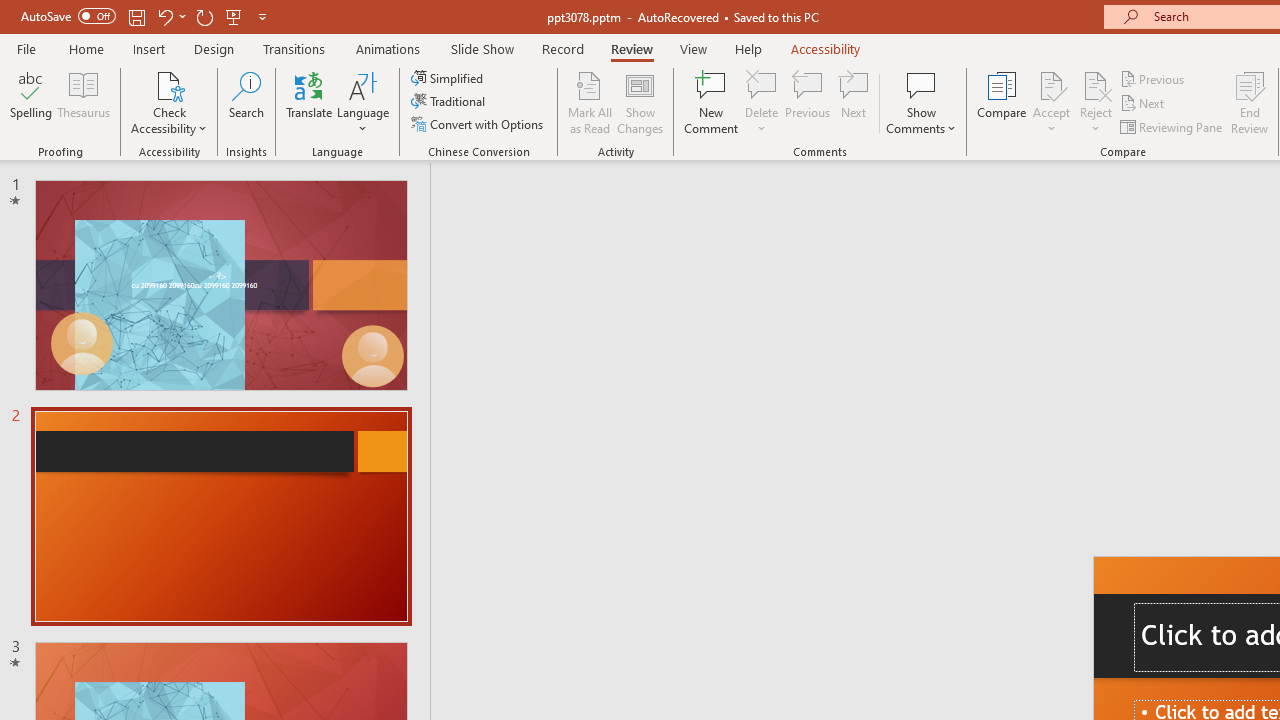 The image size is (1280, 720). What do you see at coordinates (1002, 103) in the screenshot?
I see `'Compare'` at bounding box center [1002, 103].